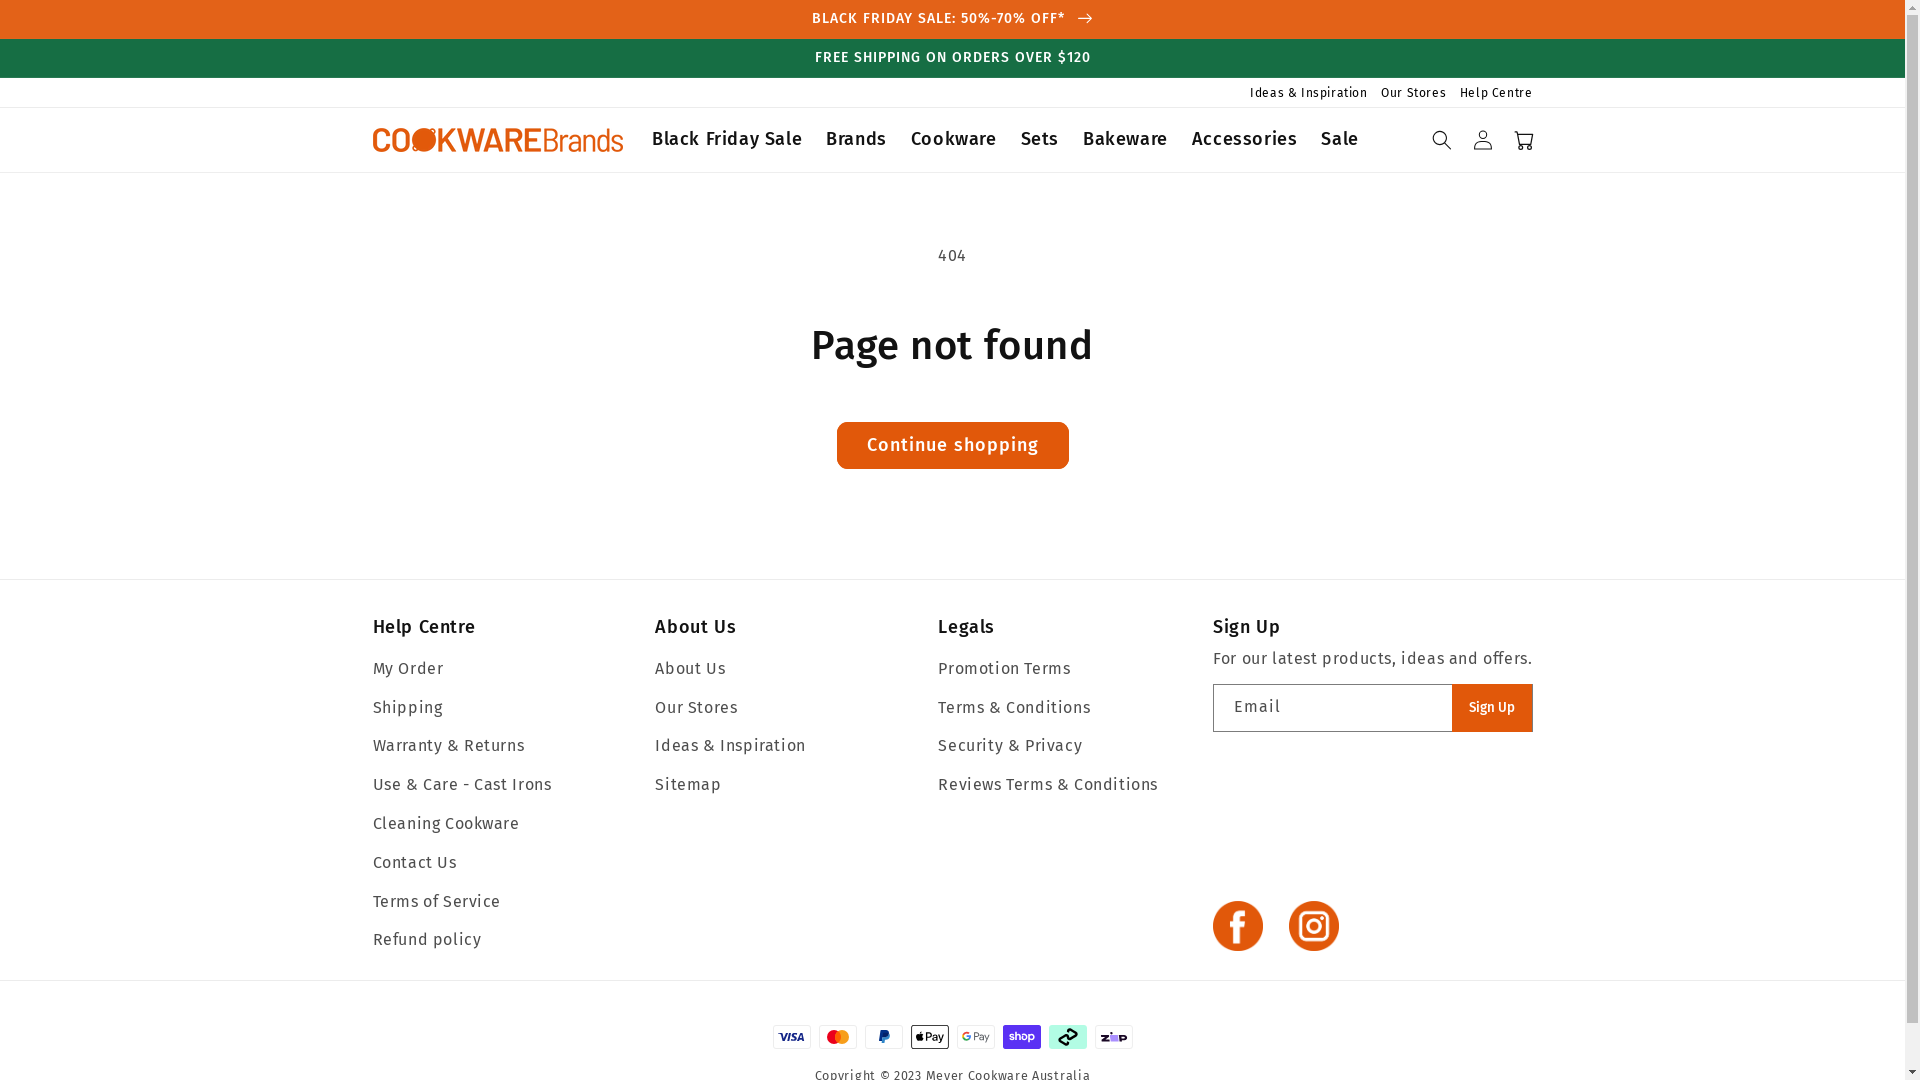 The width and height of the screenshot is (1920, 1080). I want to click on 'Terms & Conditions', so click(1013, 707).